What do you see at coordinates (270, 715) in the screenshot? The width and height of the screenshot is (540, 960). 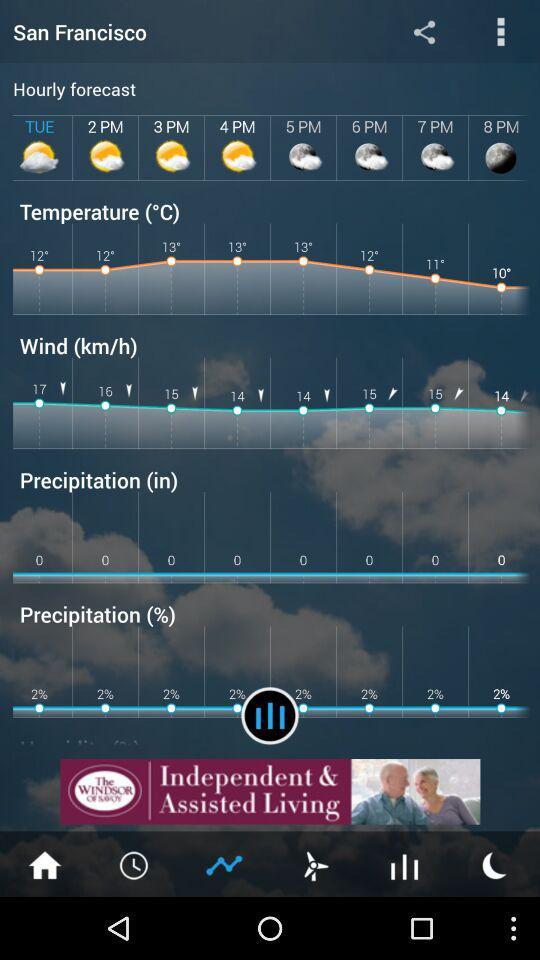 I see `forcast icon` at bounding box center [270, 715].